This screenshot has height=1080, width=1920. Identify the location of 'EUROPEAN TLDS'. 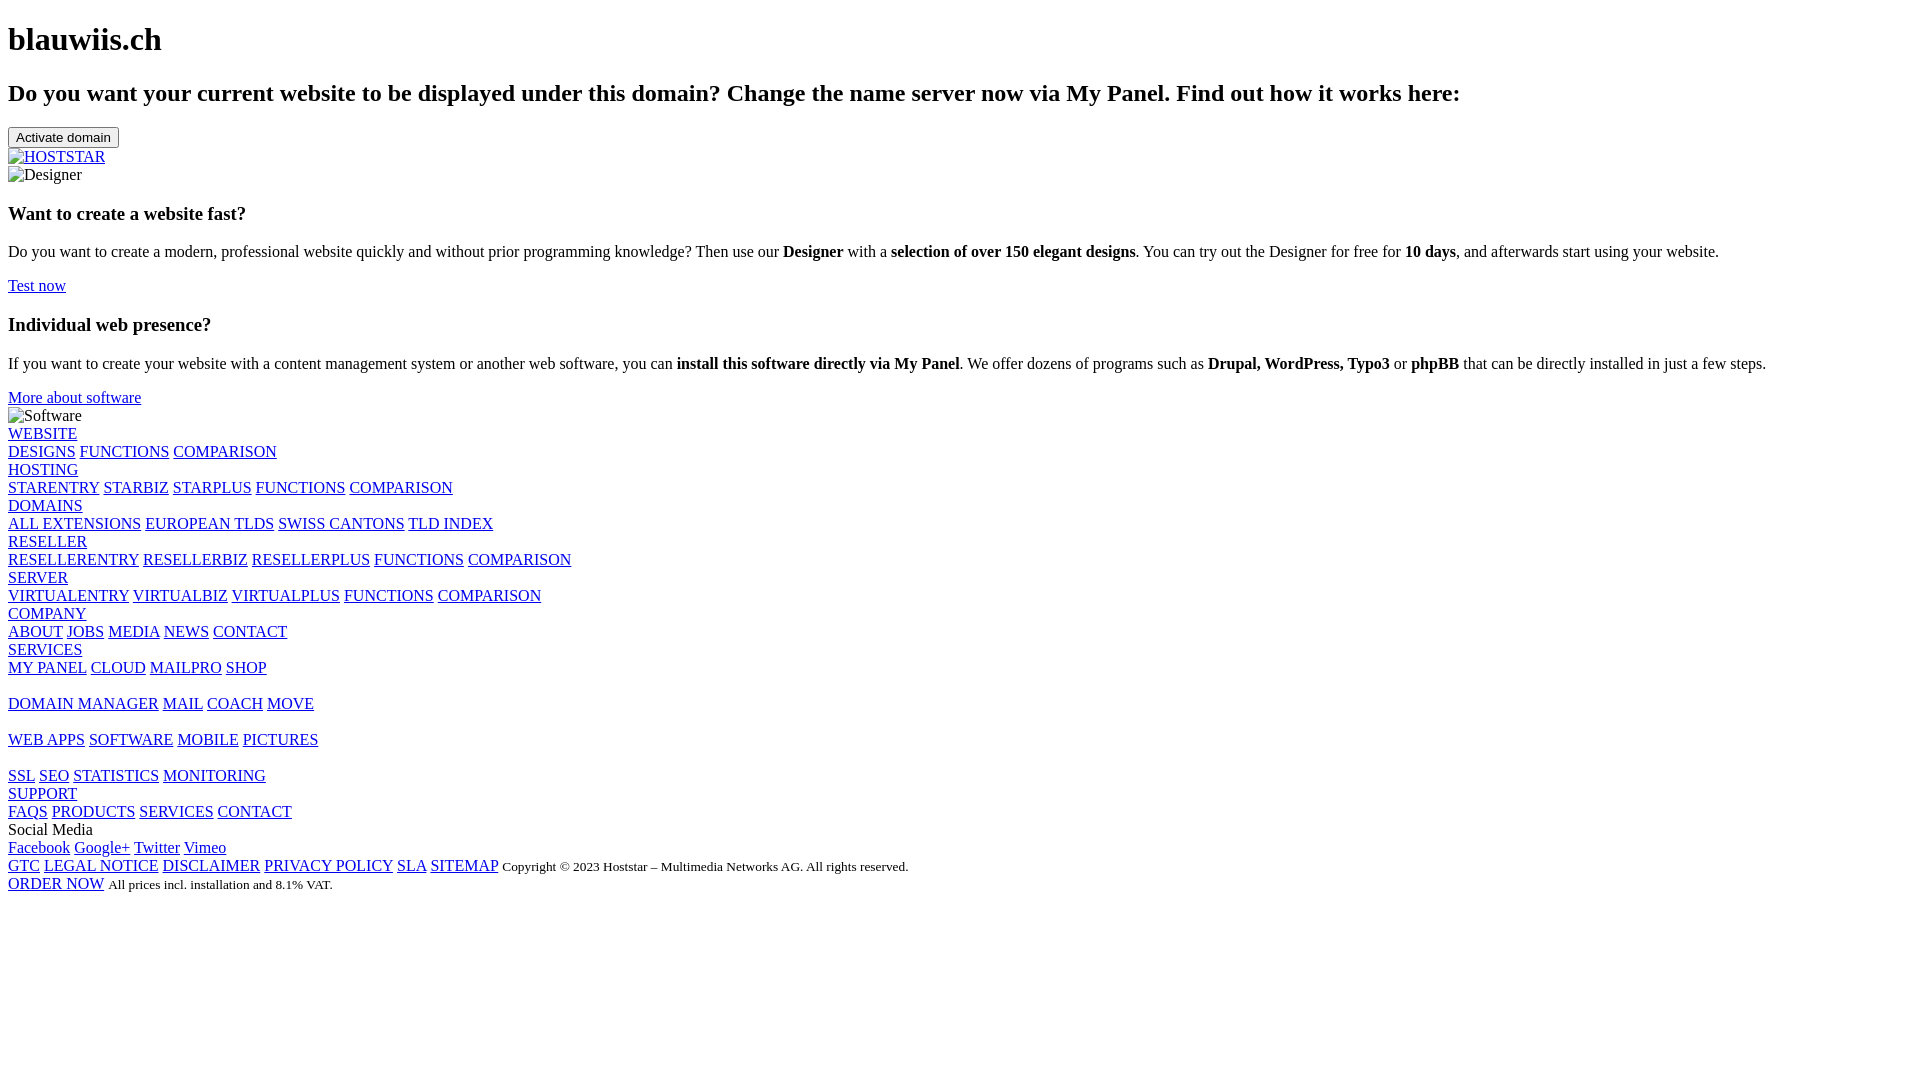
(143, 522).